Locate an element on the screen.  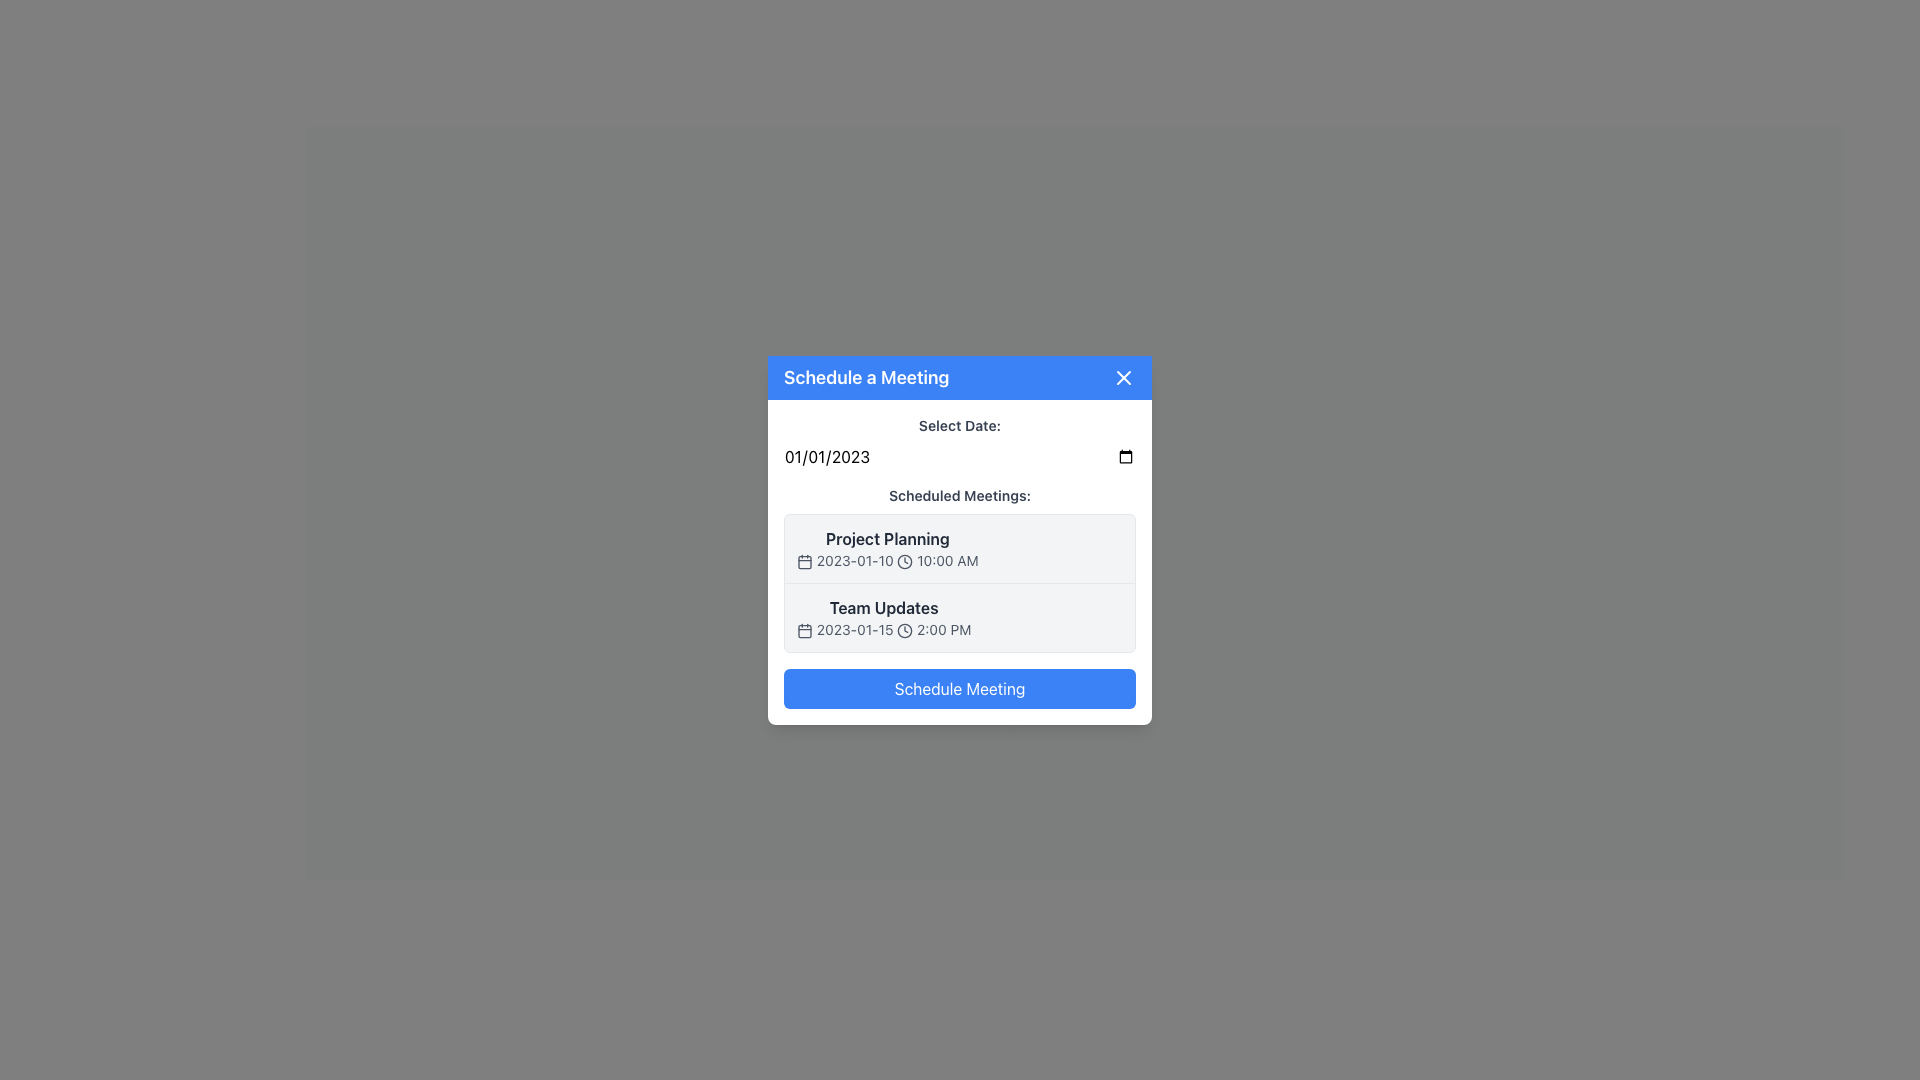
text label 'Scheduled Meetings:' which is styled in a small bold font and located in the header section above the meeting list is located at coordinates (960, 494).